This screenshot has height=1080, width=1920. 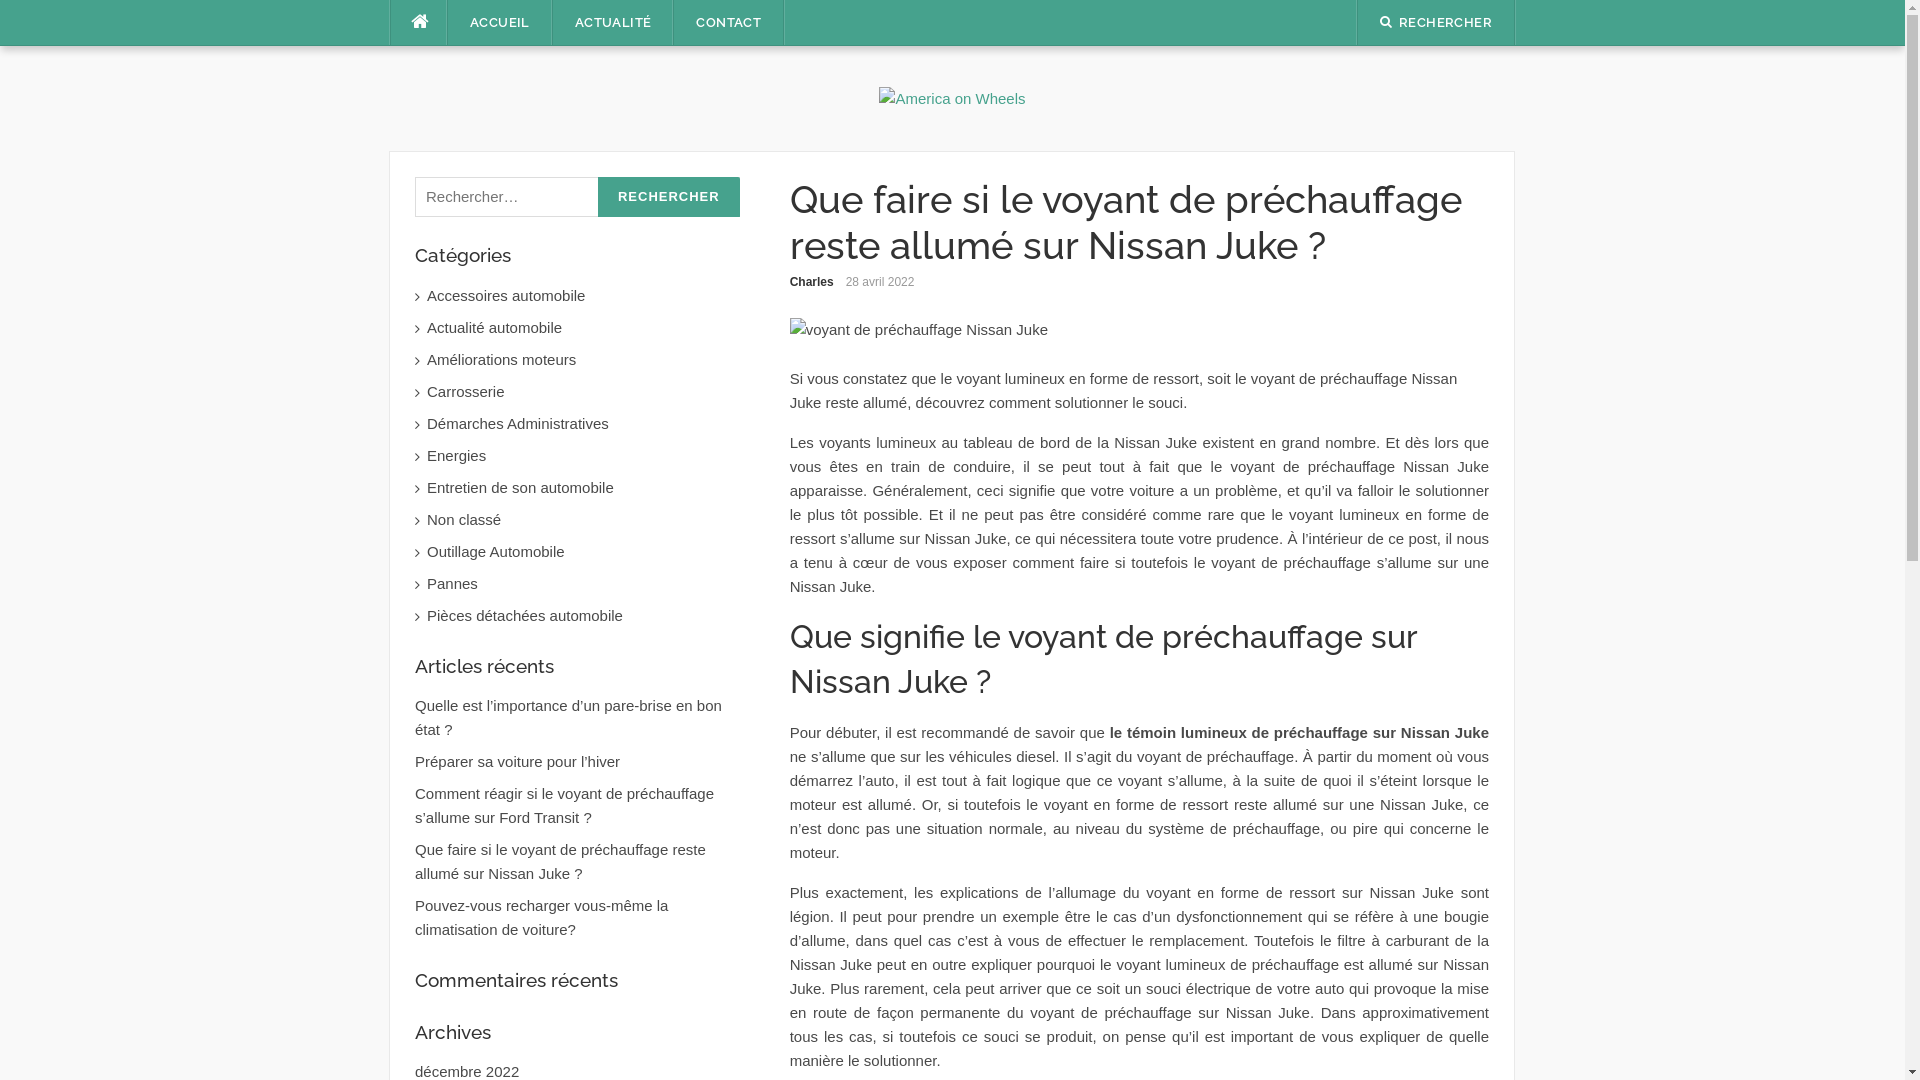 I want to click on 'Rechercher', so click(x=668, y=197).